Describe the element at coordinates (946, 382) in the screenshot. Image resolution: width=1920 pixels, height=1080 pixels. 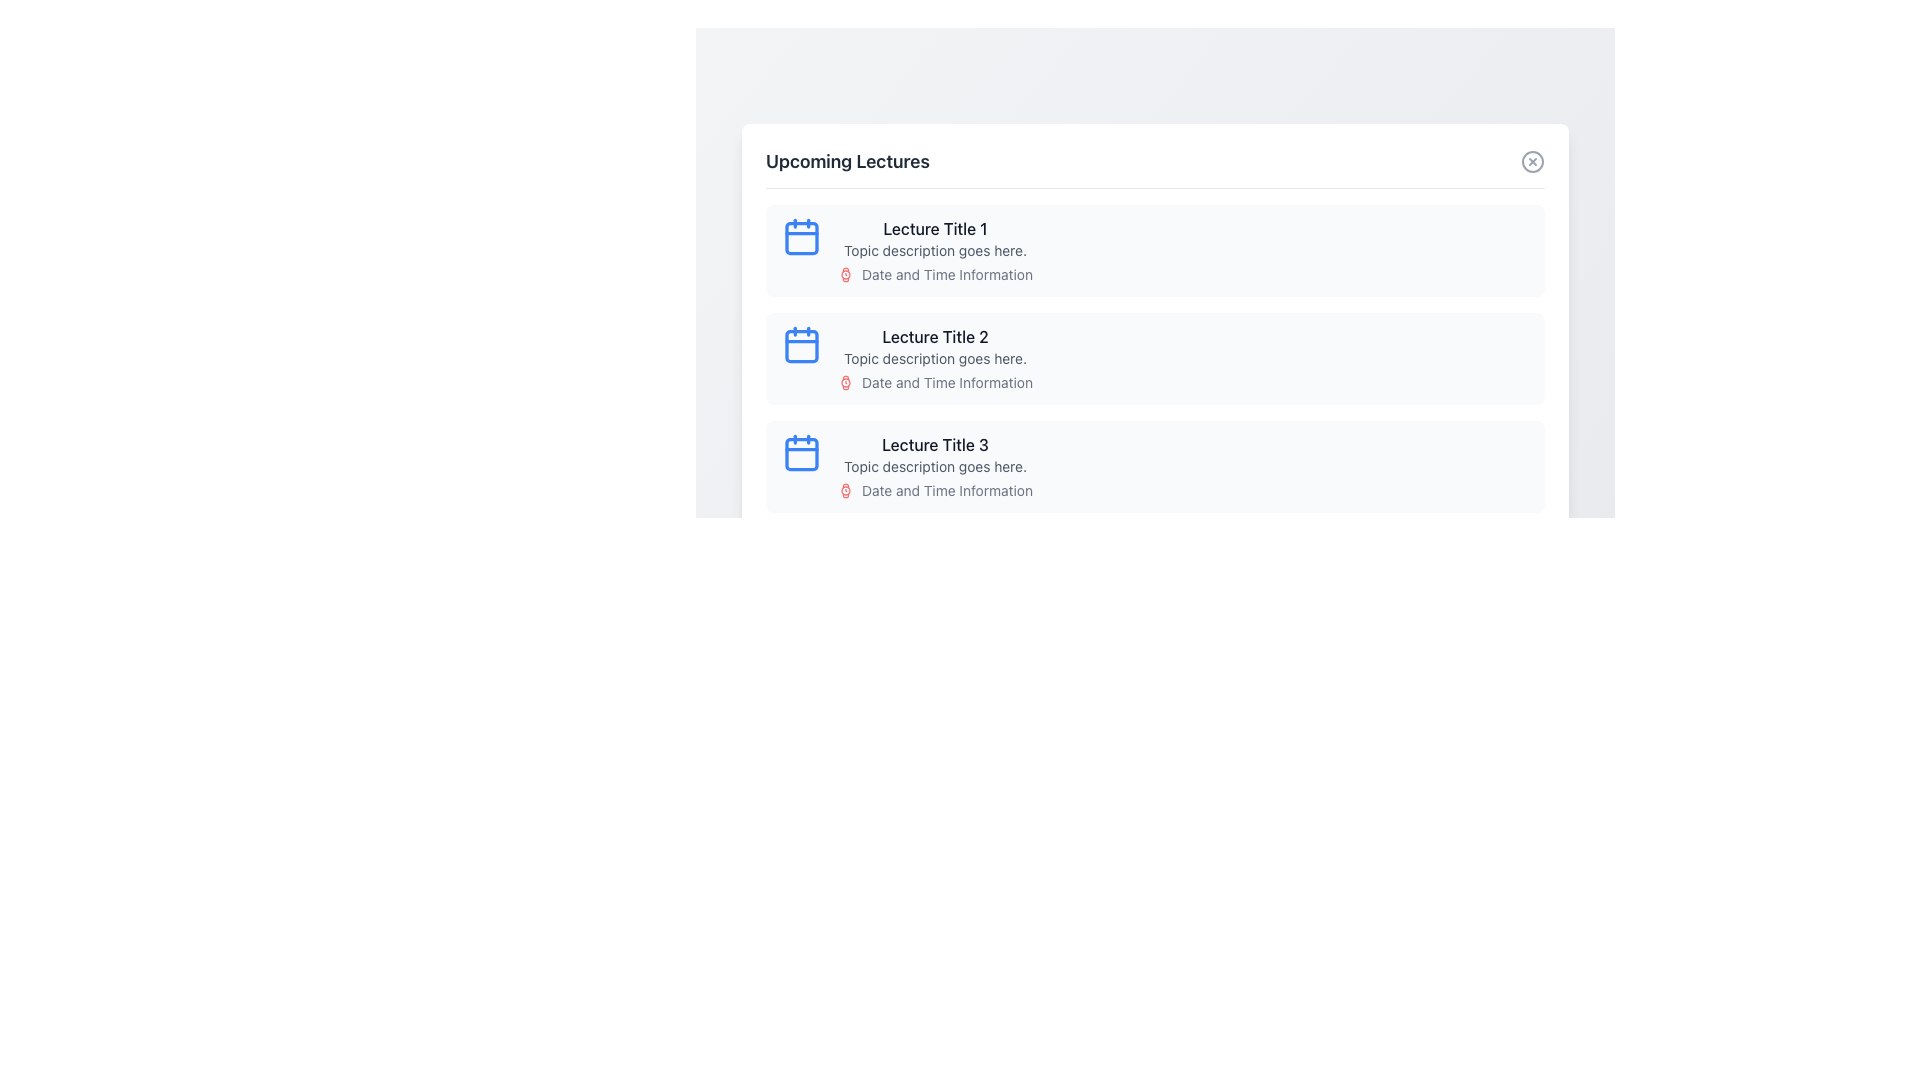
I see `text content of the label providing additional information about the date and time context associated with 'Lecture Title 2', which is positioned below the title and topic description, and horizontally aligned with a red pin icon` at that location.